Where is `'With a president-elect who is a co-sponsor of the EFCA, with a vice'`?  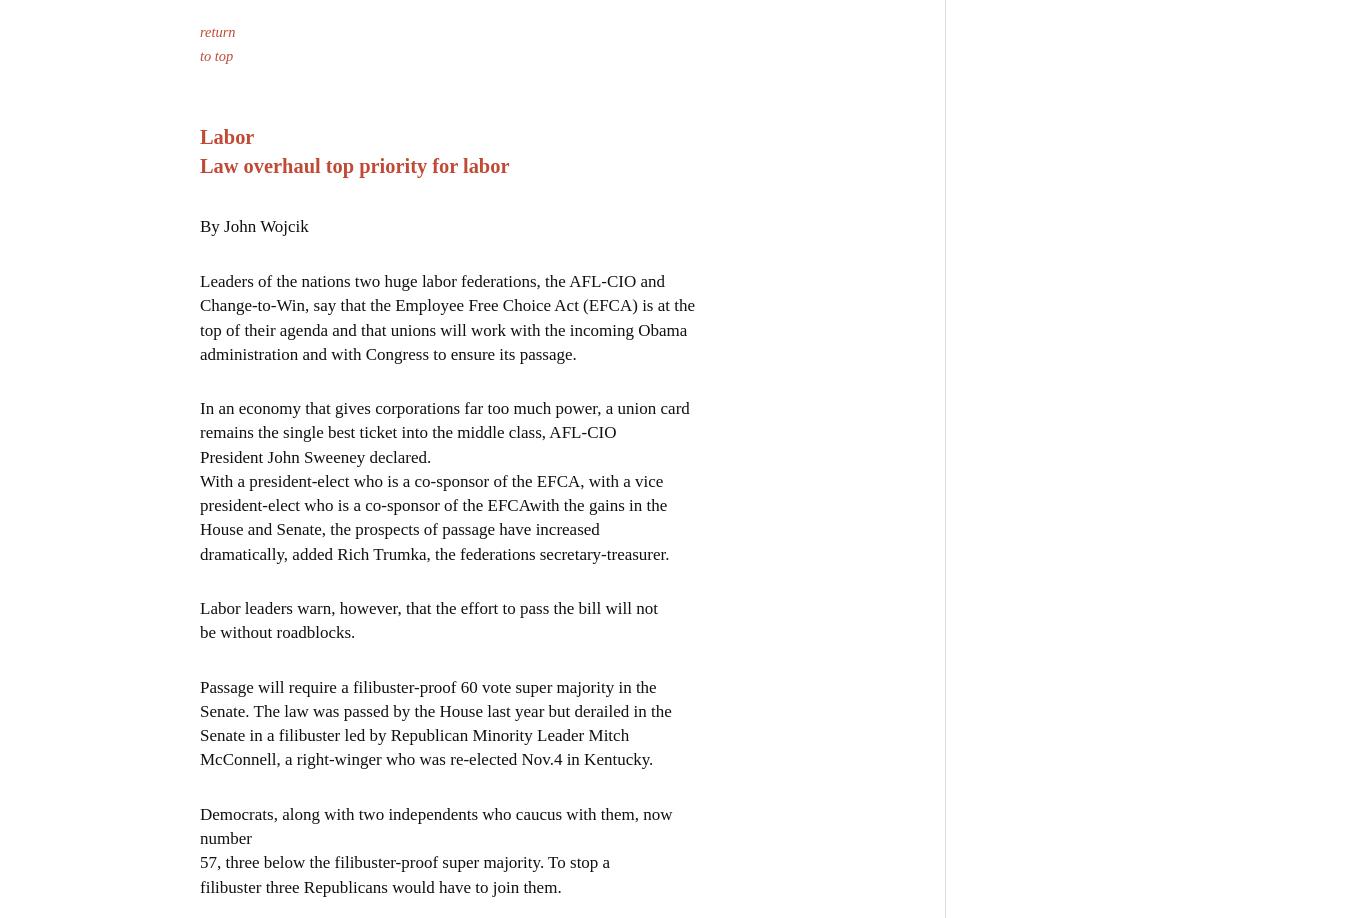 'With a president-elect who is a co-sponsor of the EFCA, with a vice' is located at coordinates (430, 480).